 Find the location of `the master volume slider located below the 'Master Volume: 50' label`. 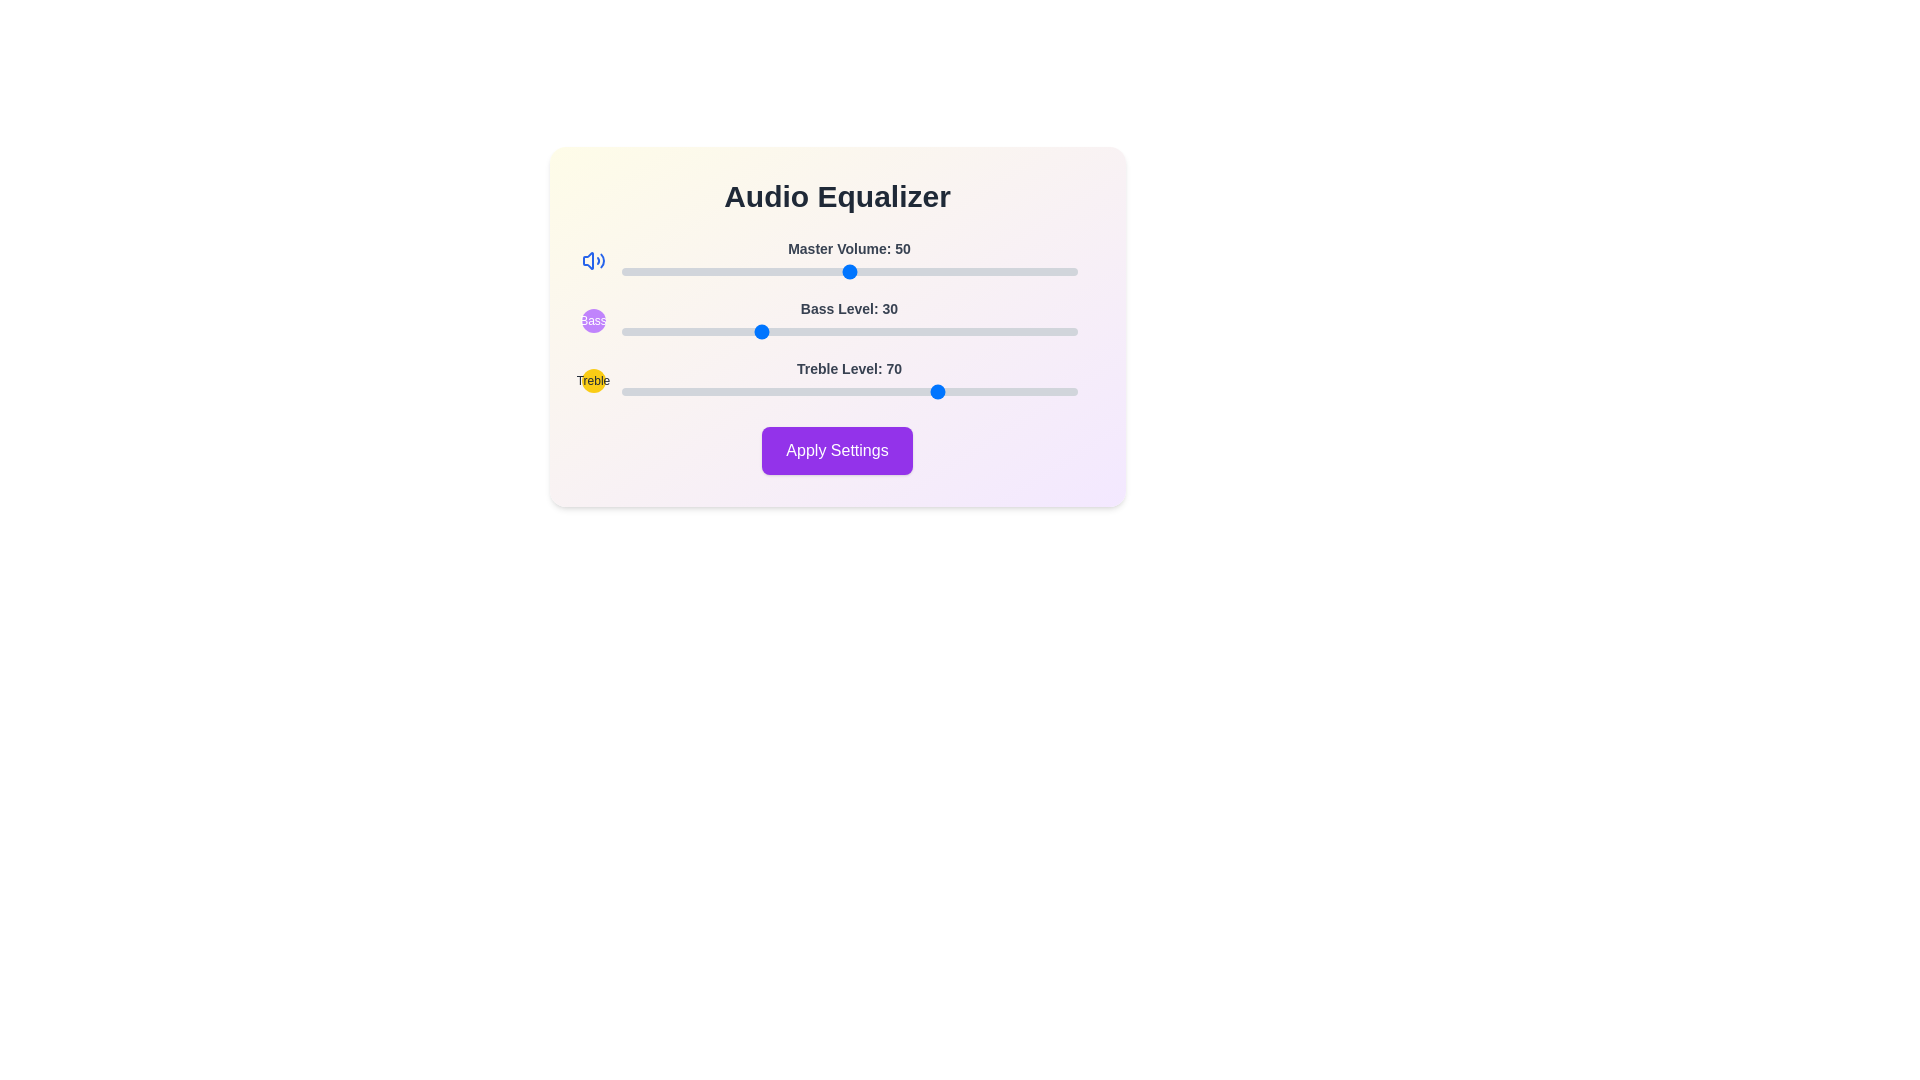

the master volume slider located below the 'Master Volume: 50' label is located at coordinates (849, 272).